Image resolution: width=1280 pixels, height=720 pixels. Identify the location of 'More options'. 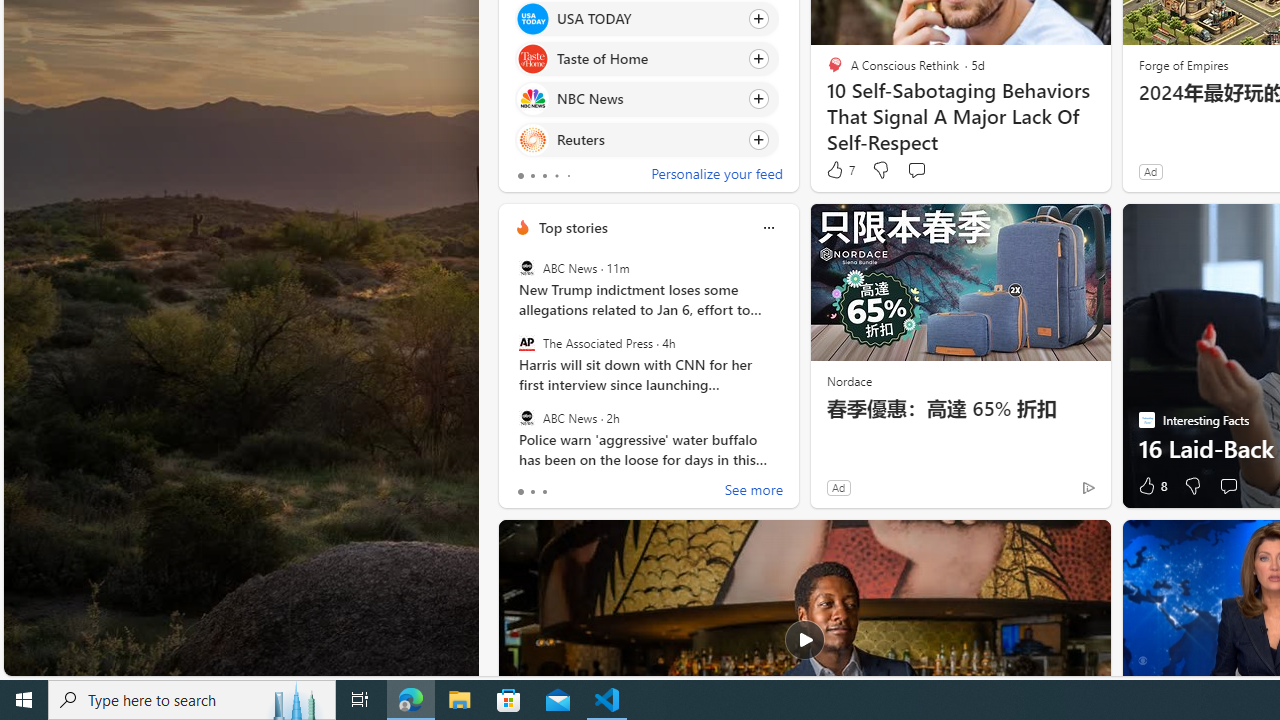
(767, 226).